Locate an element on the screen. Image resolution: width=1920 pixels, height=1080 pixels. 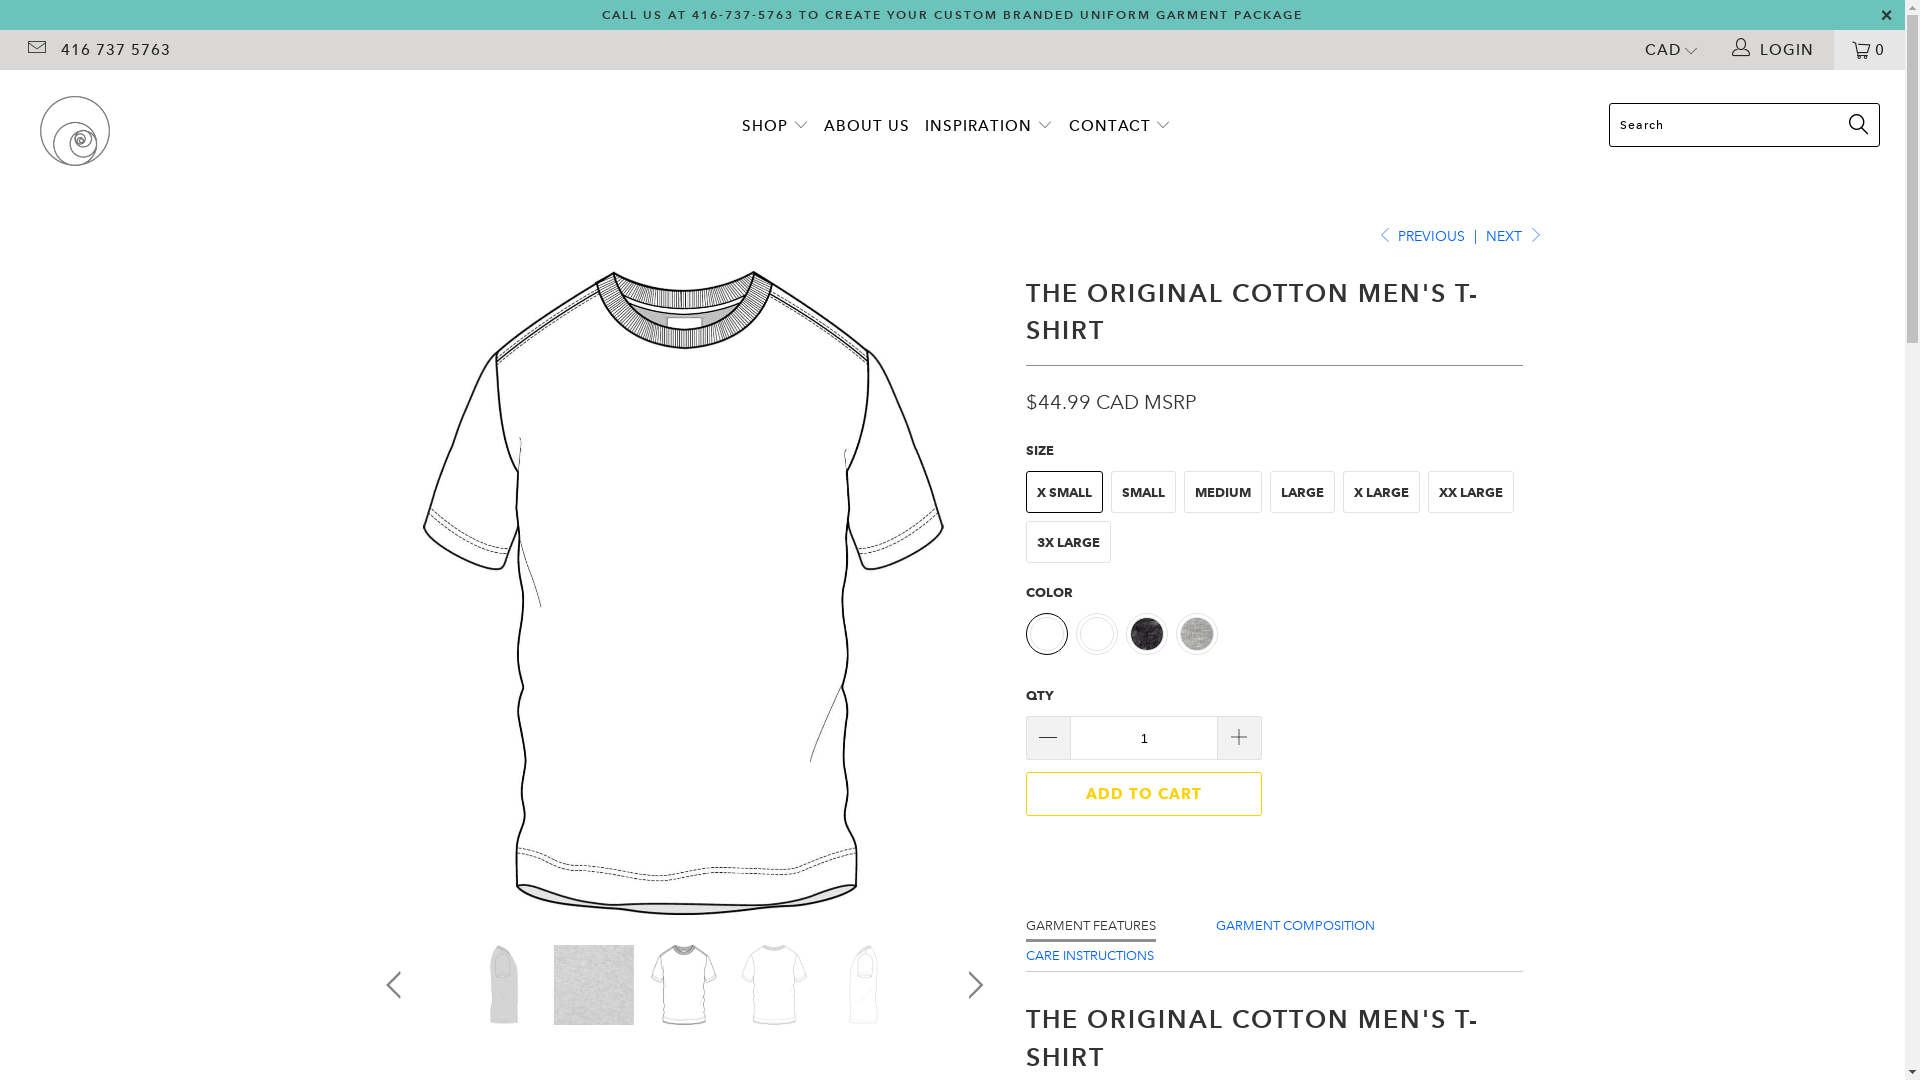
'416 737 5763' is located at coordinates (114, 49).